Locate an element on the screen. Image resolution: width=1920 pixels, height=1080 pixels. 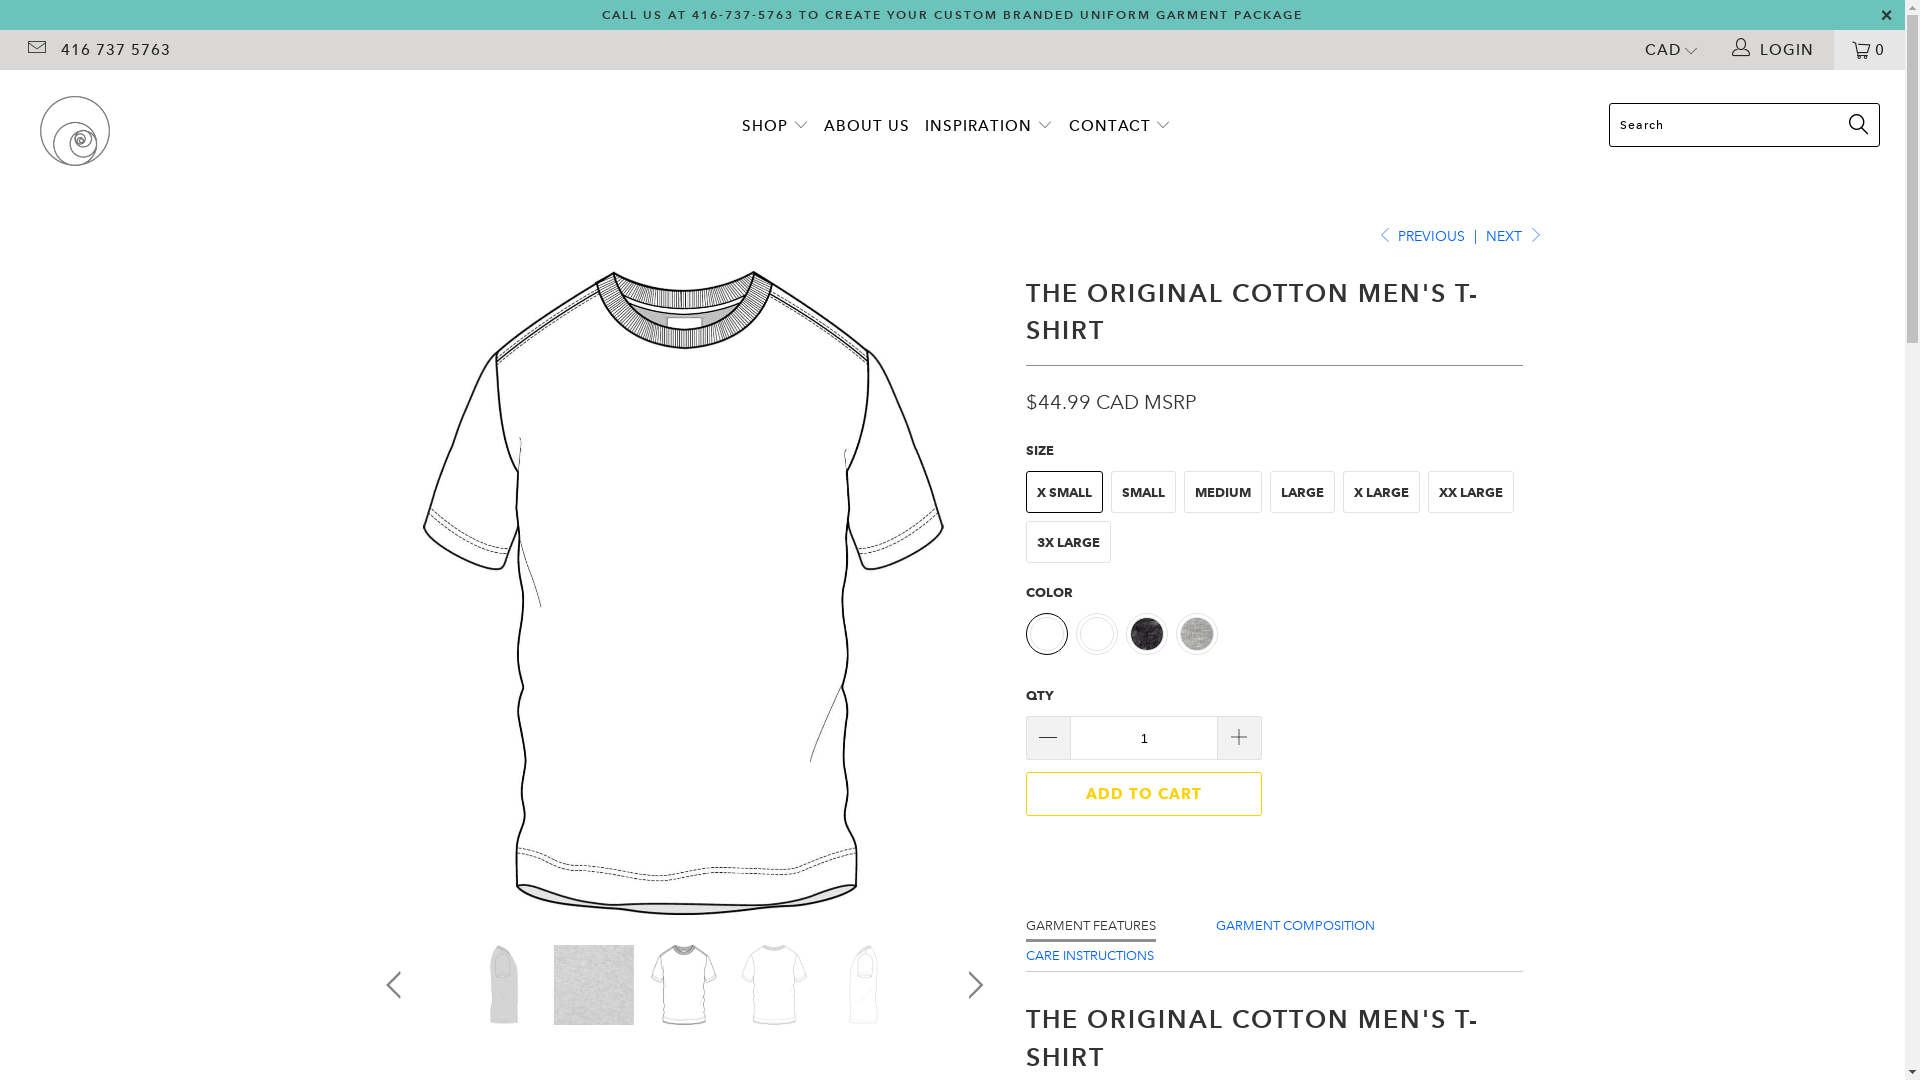
'416 737 5763' is located at coordinates (114, 49).